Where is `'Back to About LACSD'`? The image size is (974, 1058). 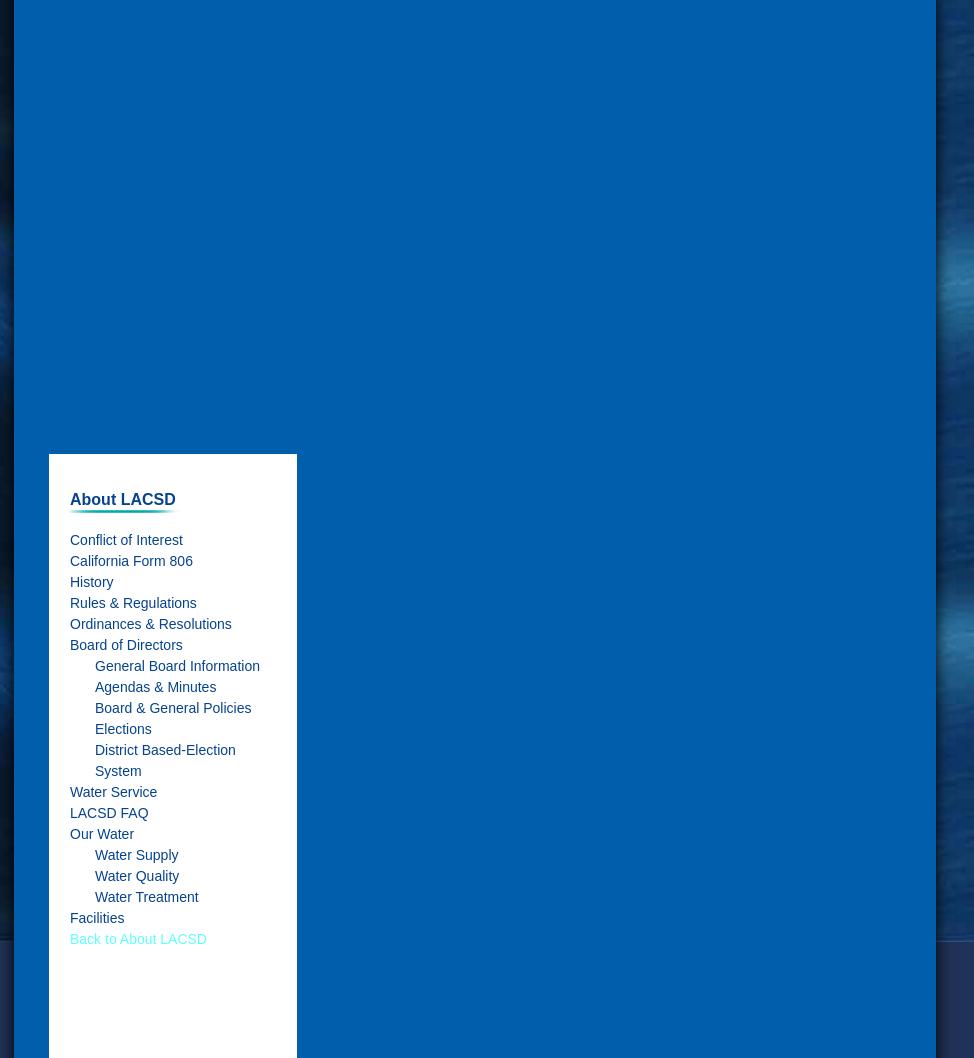 'Back to About LACSD' is located at coordinates (137, 938).